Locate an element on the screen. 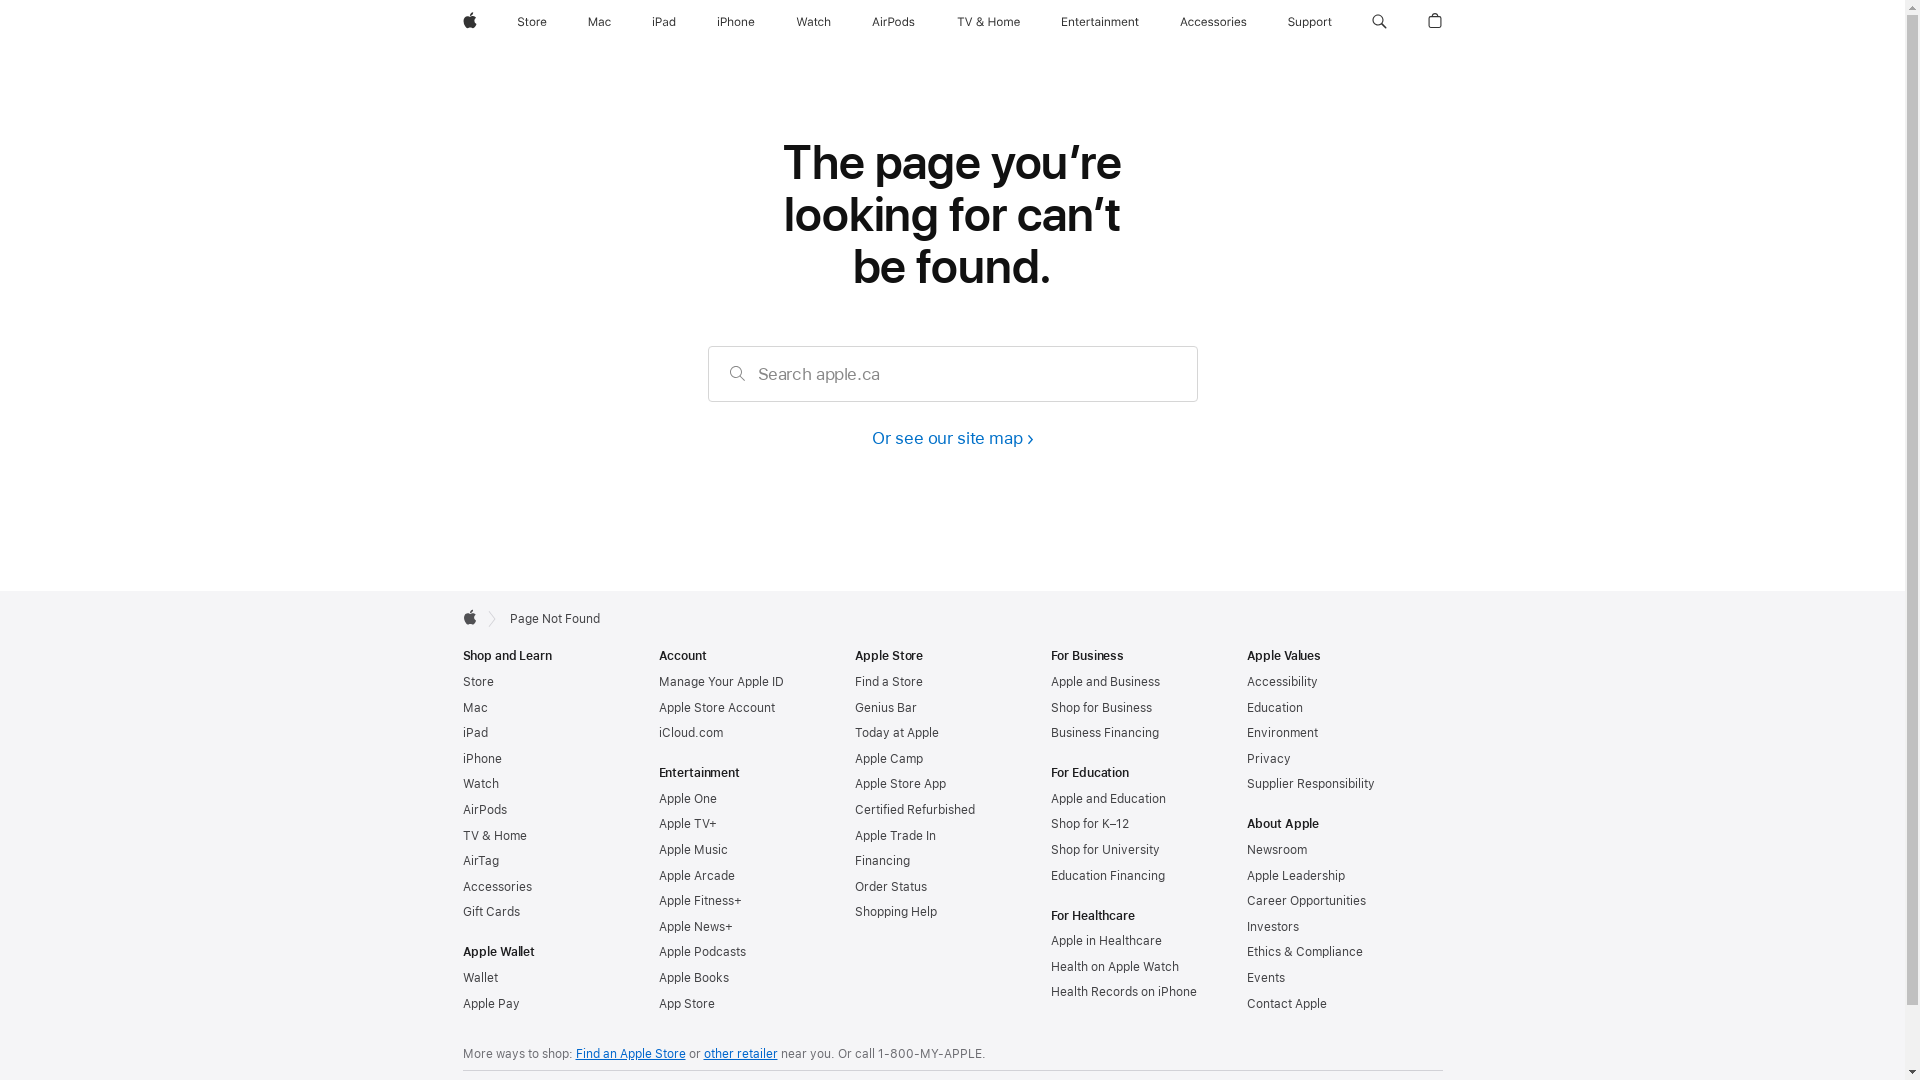 The image size is (1920, 1080). 'Education' is located at coordinates (1245, 707).